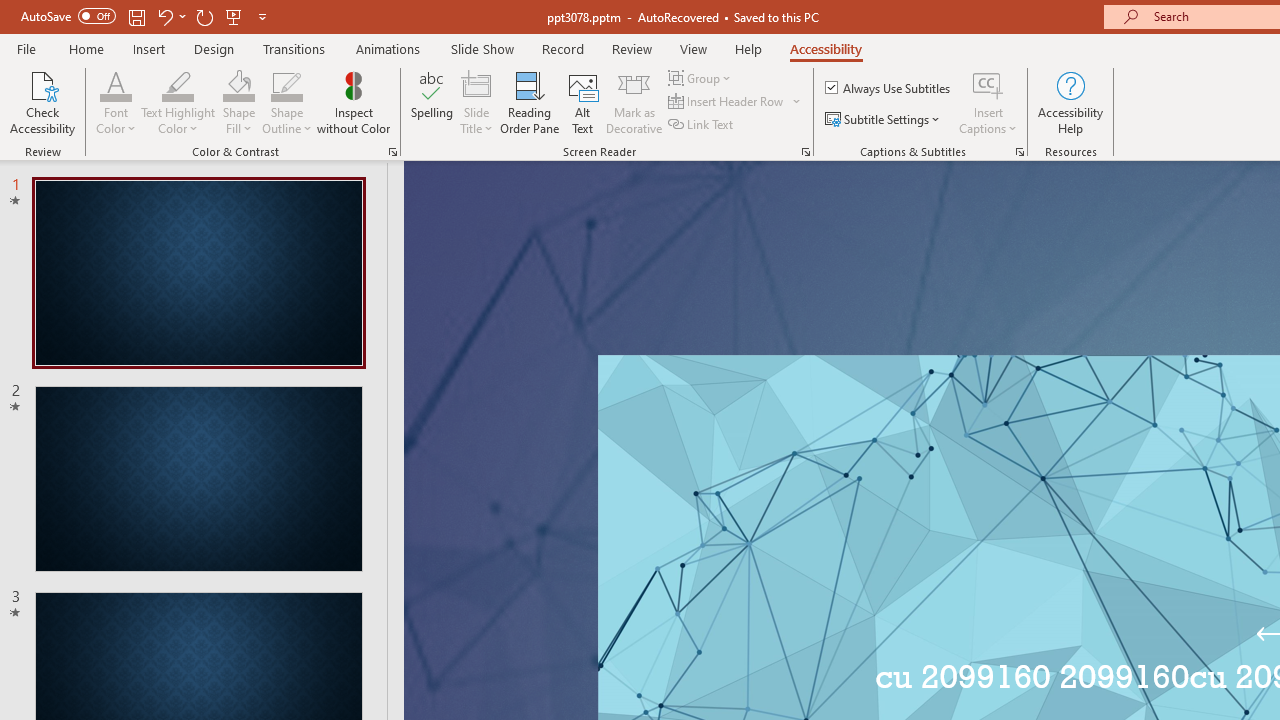 The height and width of the screenshot is (720, 1280). Describe the element at coordinates (475, 103) in the screenshot. I see `'Slide Title'` at that location.